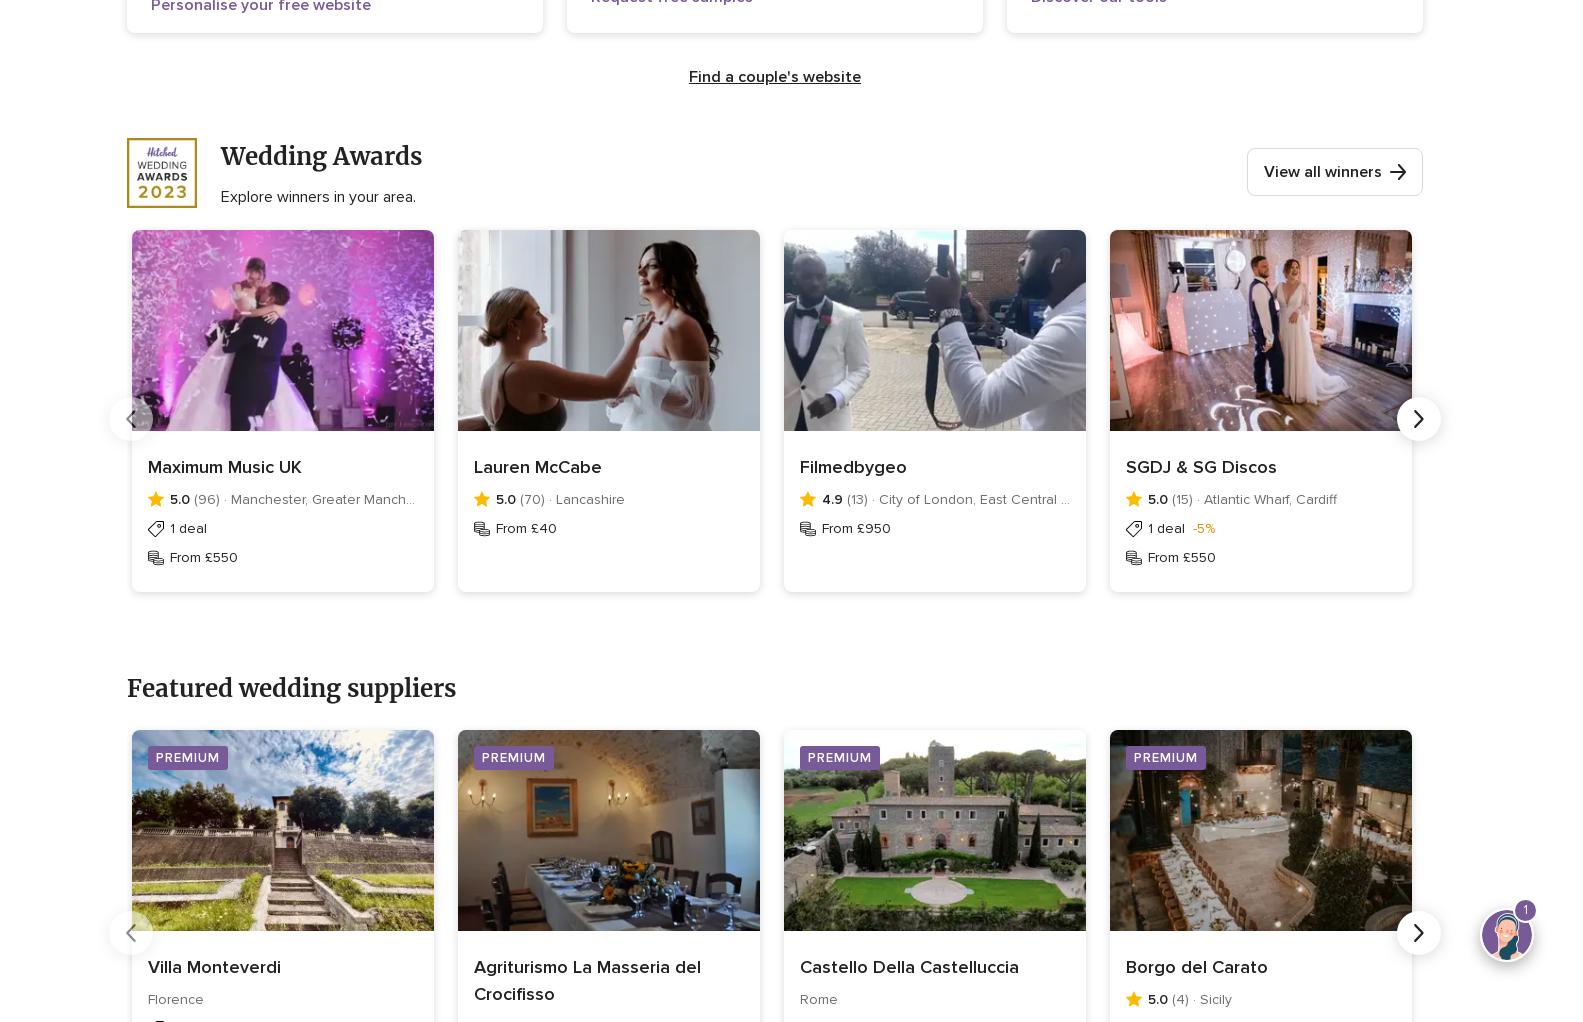 This screenshot has width=1583, height=1022. What do you see at coordinates (176, 999) in the screenshot?
I see `'Florence'` at bounding box center [176, 999].